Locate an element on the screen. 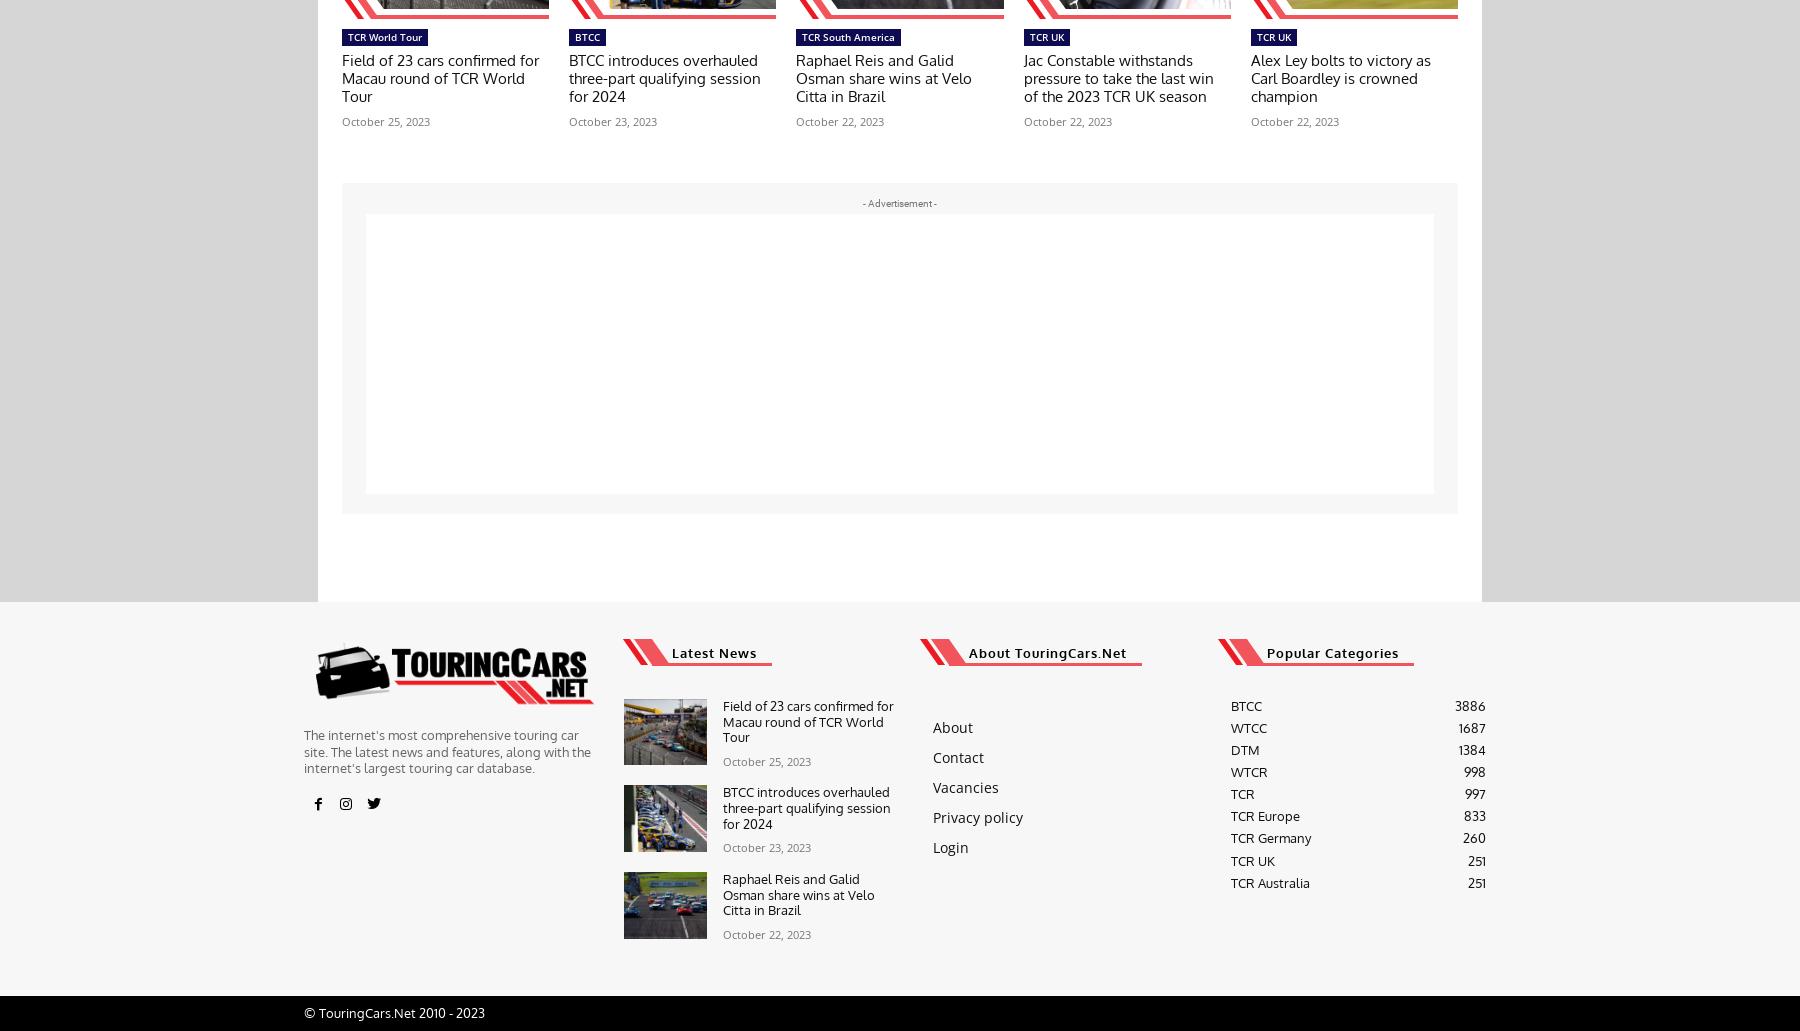 The image size is (1800, 1031). '260' is located at coordinates (1473, 837).